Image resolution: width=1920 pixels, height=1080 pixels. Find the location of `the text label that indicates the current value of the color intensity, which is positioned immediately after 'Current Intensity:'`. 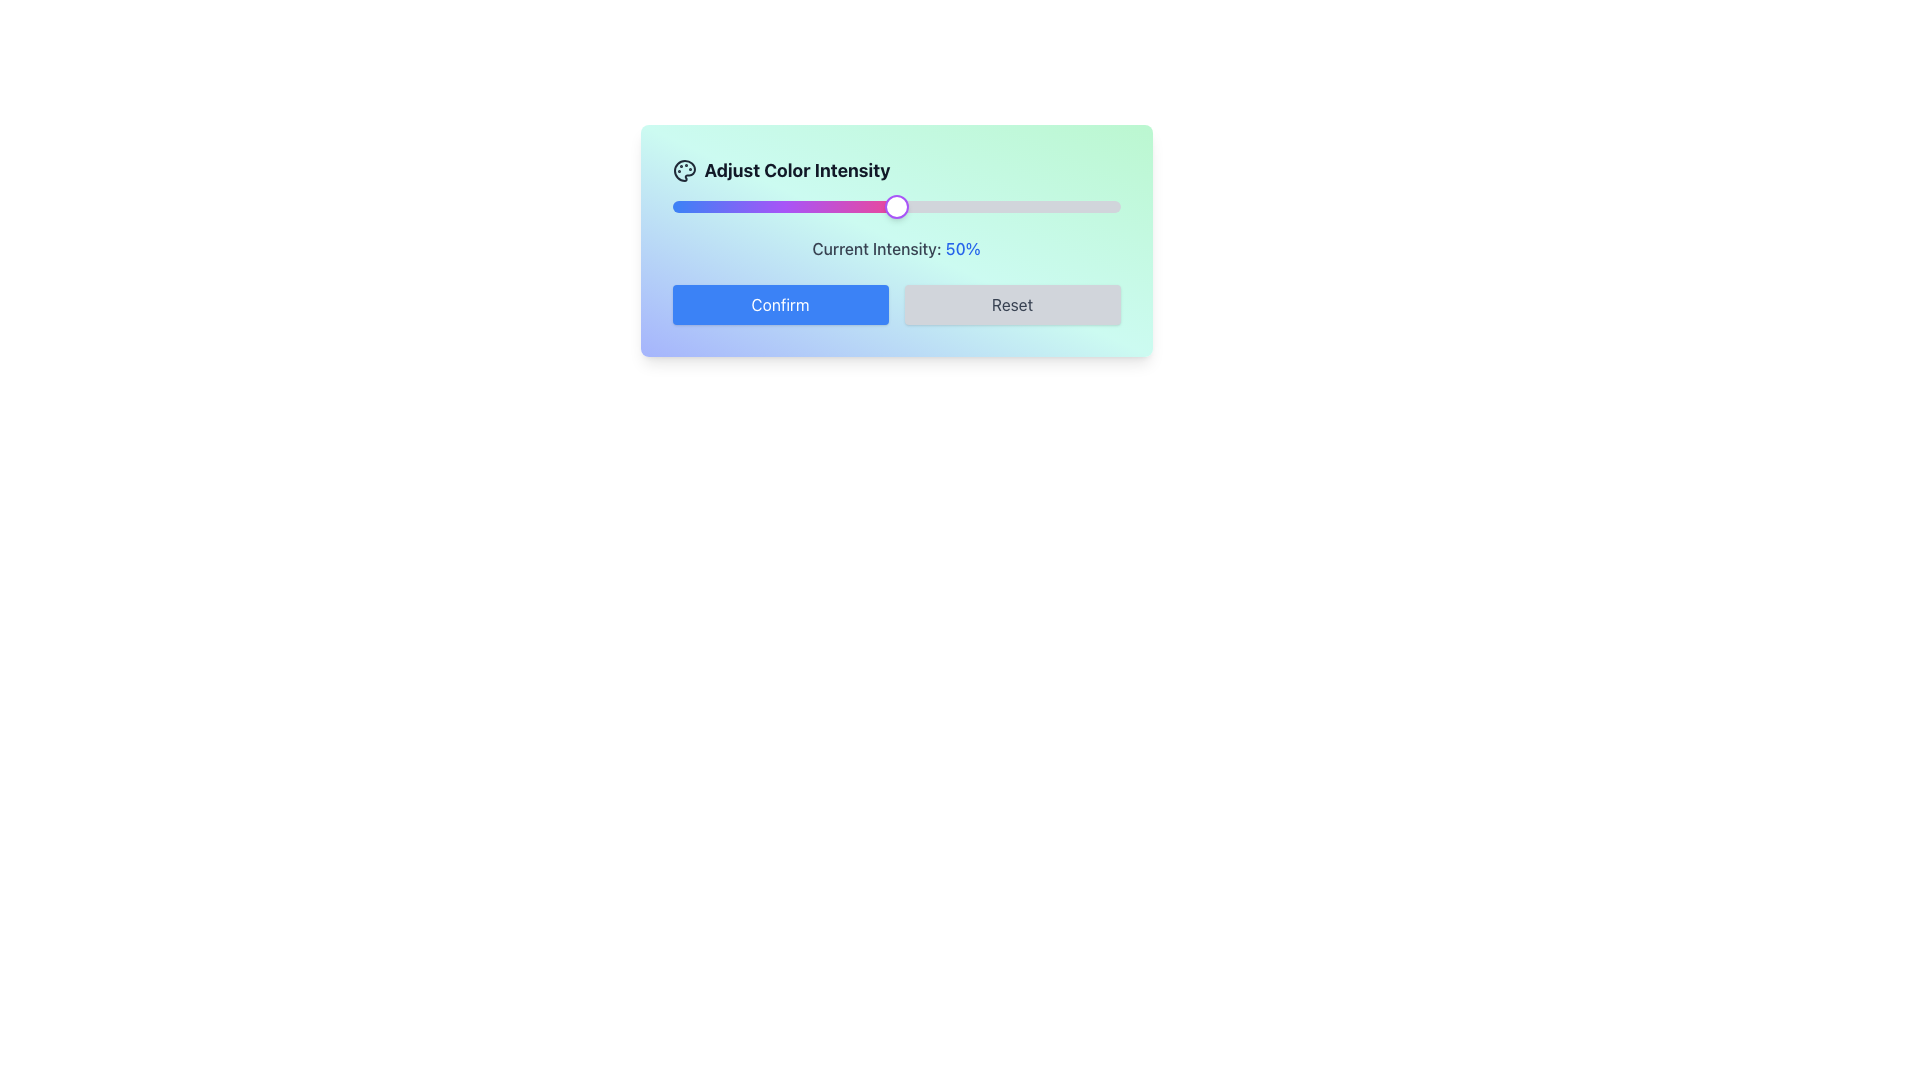

the text label that indicates the current value of the color intensity, which is positioned immediately after 'Current Intensity:' is located at coordinates (963, 248).